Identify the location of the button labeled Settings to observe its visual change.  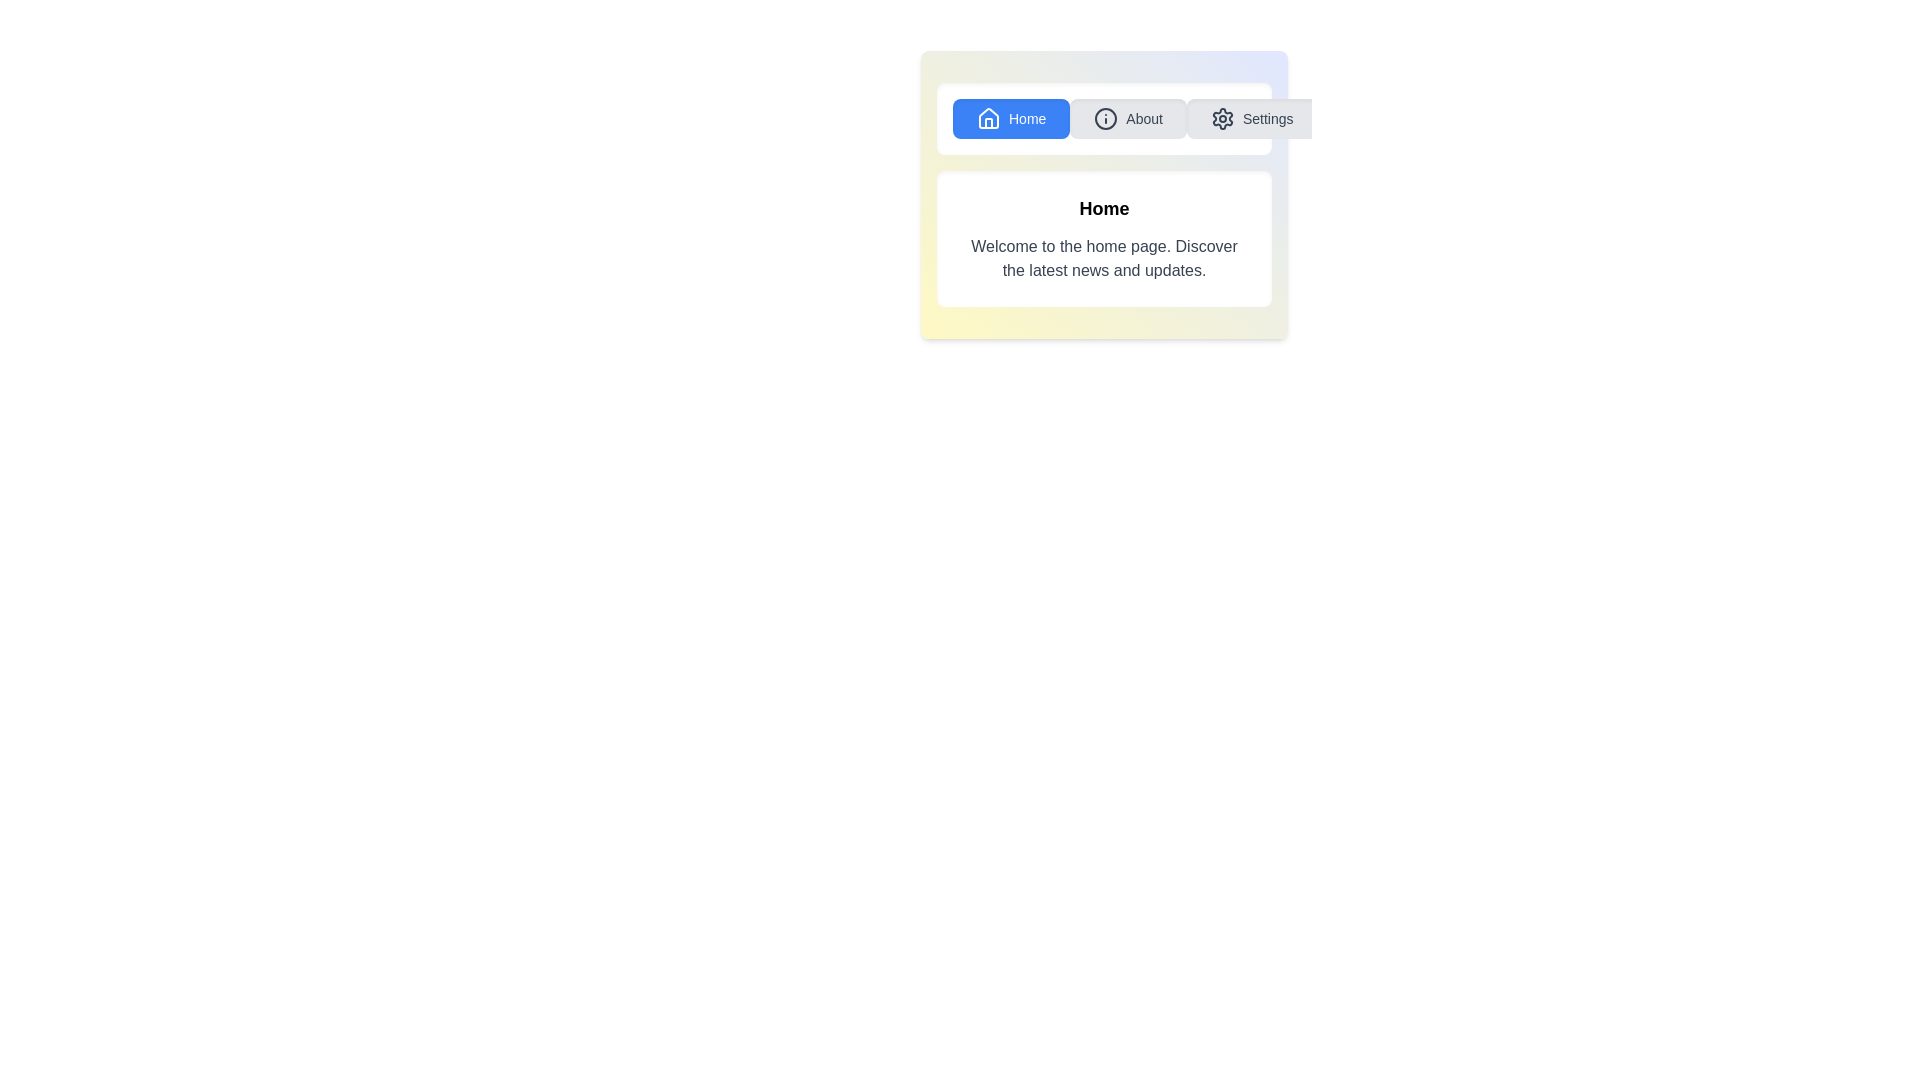
(1251, 119).